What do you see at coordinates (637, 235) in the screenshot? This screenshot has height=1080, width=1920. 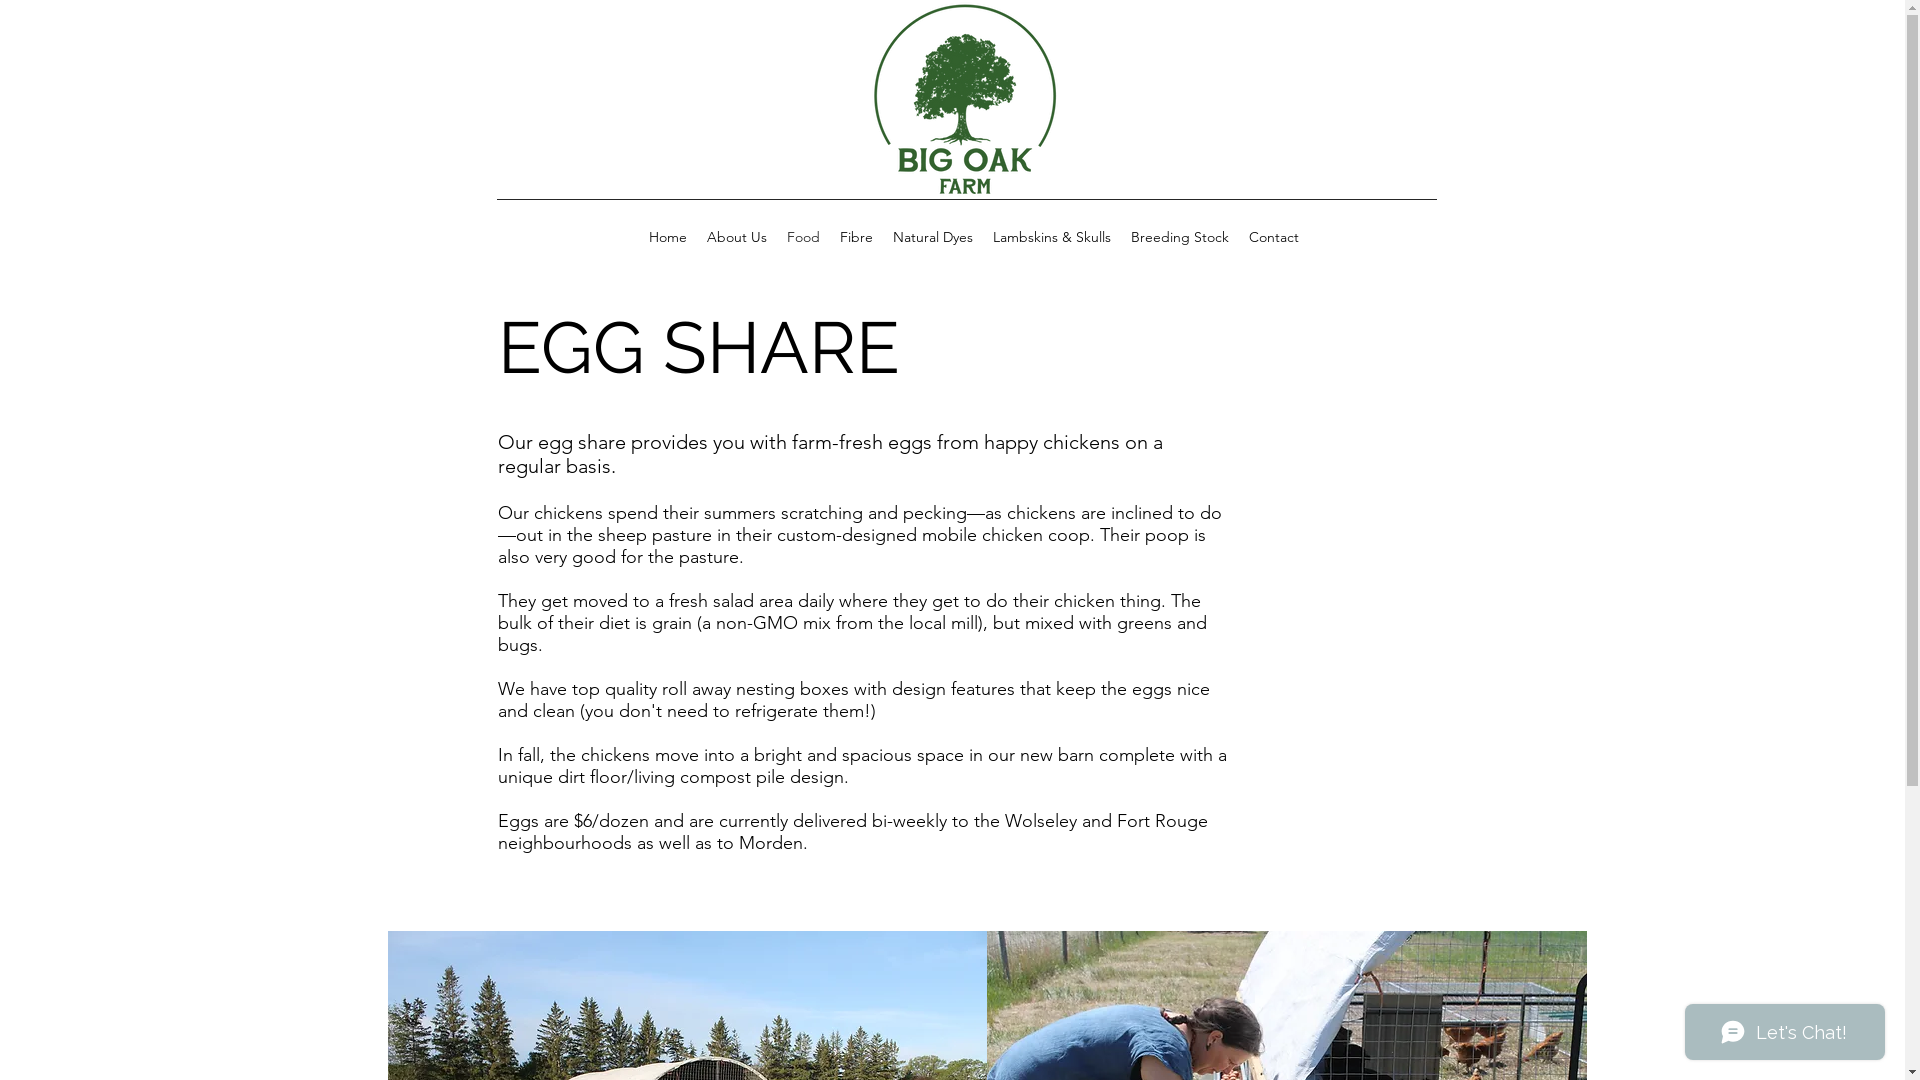 I see `'Home'` at bounding box center [637, 235].